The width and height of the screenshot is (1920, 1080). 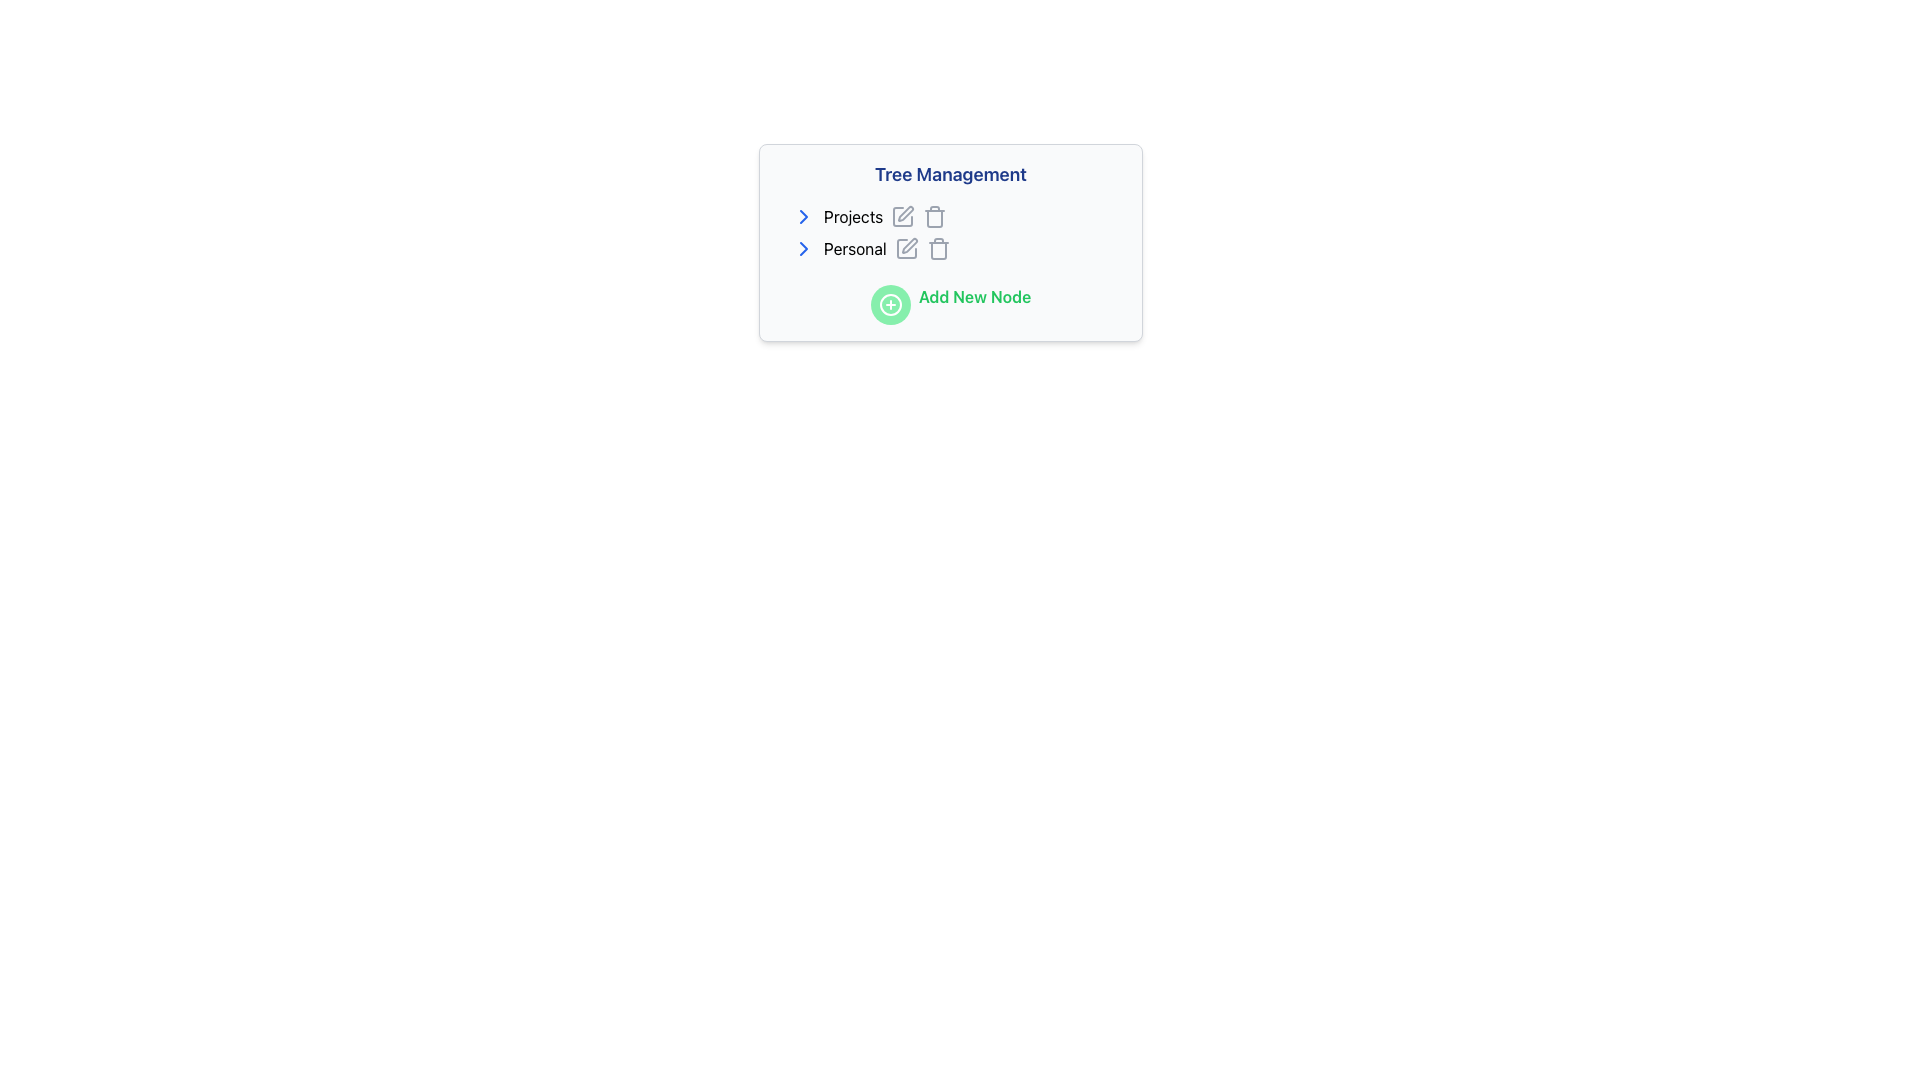 What do you see at coordinates (905, 213) in the screenshot?
I see `the interactive edit button icon next to the 'Projects' label in the 'Tree Management' section to observe styling changes` at bounding box center [905, 213].